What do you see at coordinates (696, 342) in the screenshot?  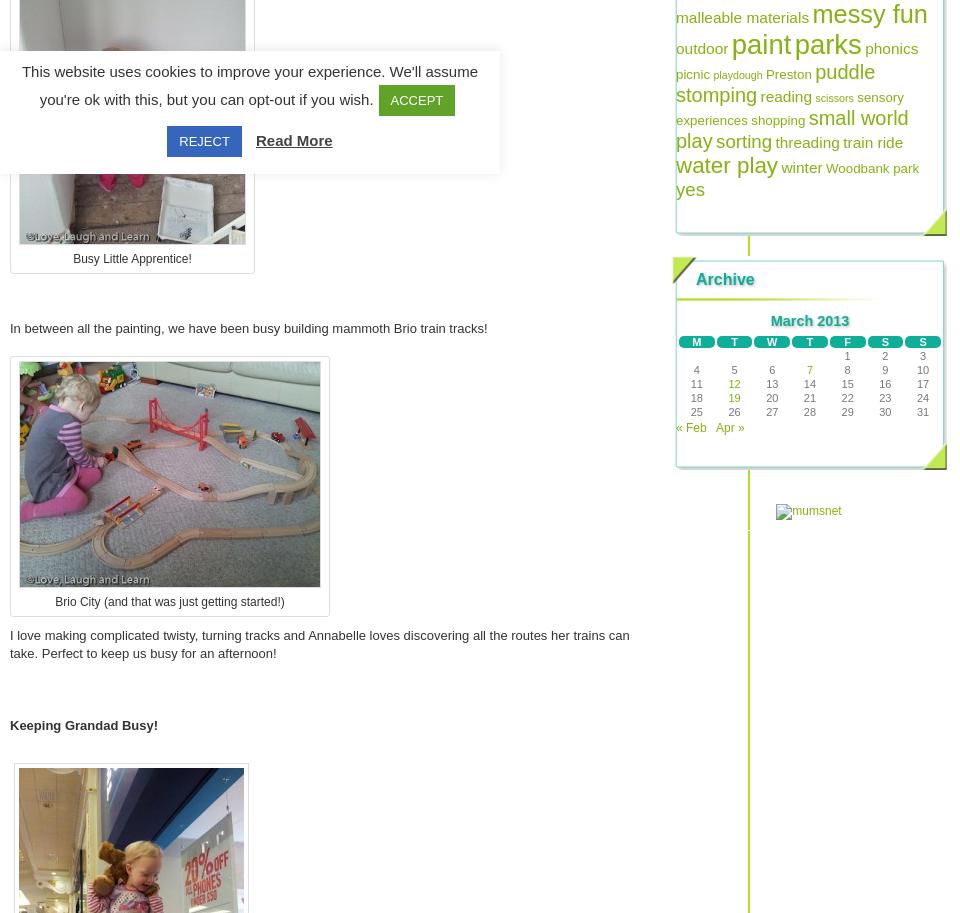 I see `'M'` at bounding box center [696, 342].